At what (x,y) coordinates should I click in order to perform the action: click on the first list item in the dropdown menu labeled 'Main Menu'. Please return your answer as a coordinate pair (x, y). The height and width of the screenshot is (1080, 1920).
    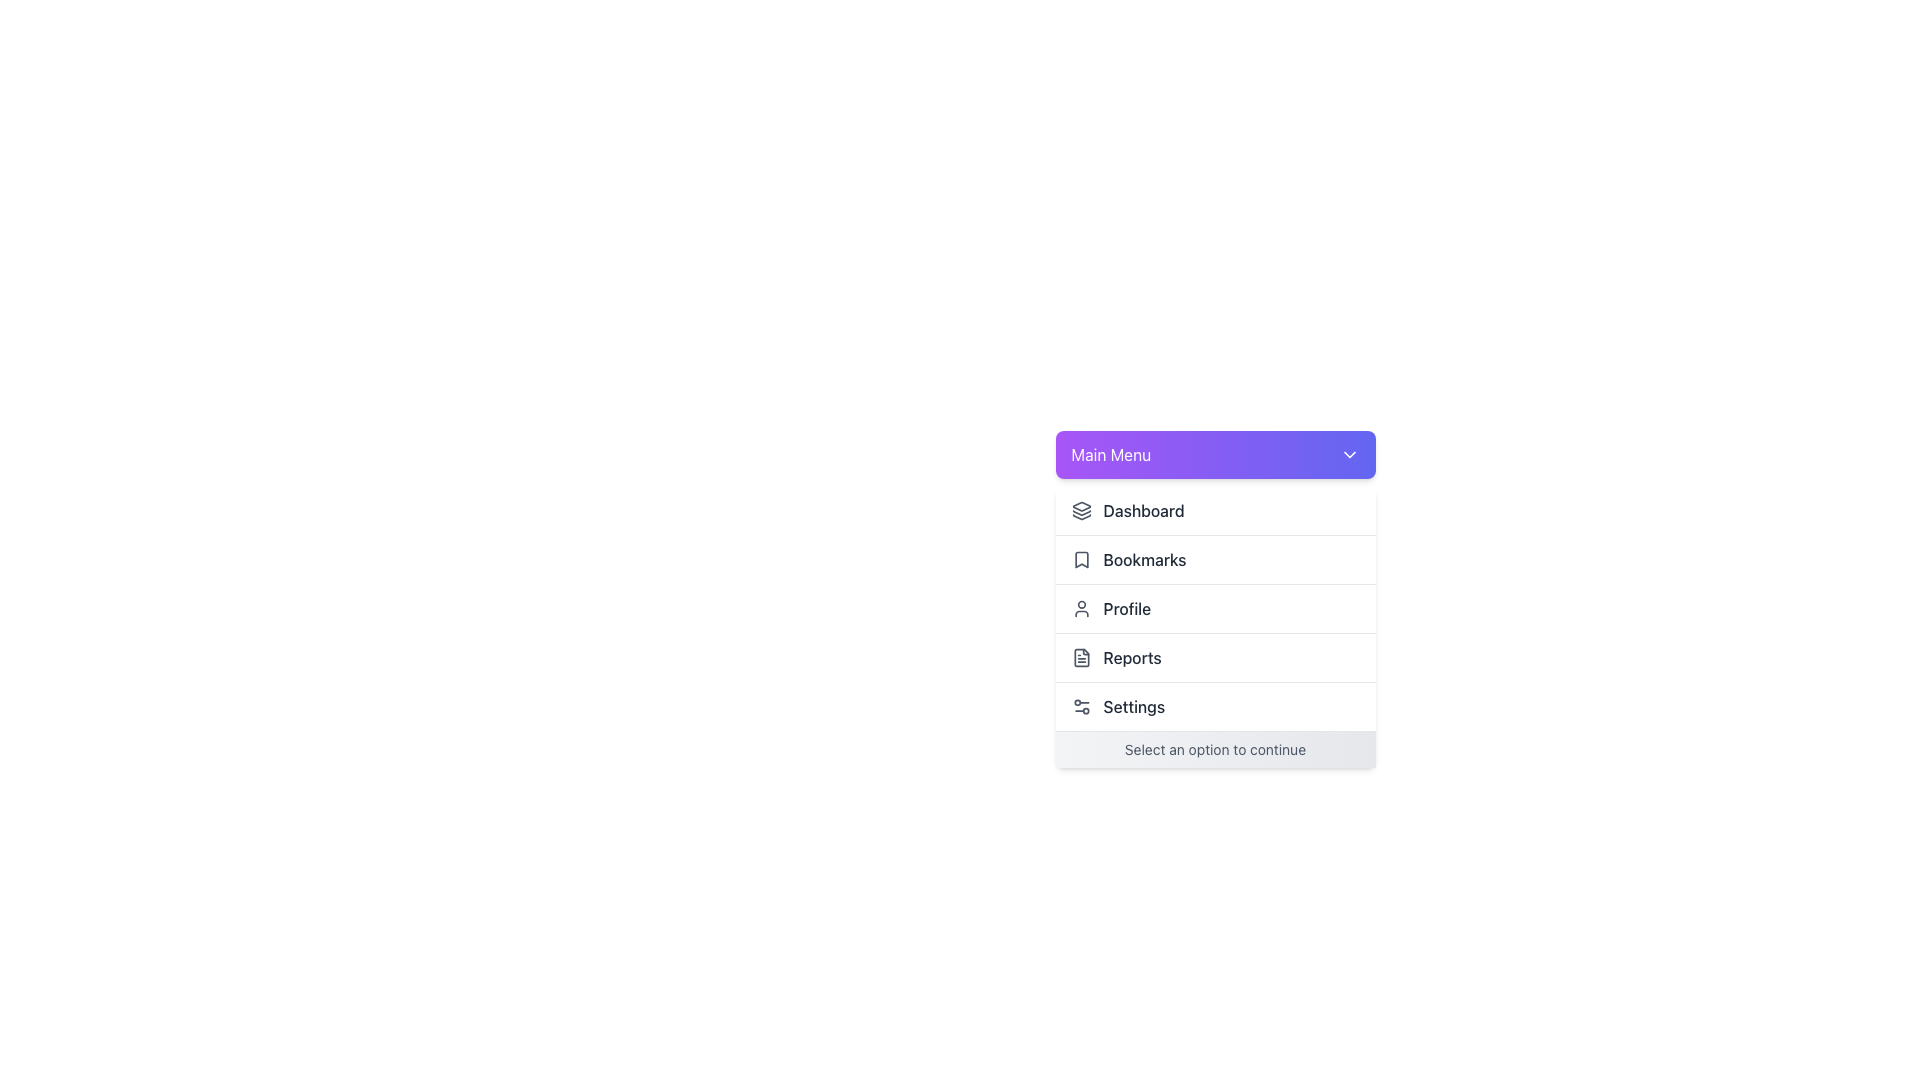
    Looking at the image, I should click on (1214, 509).